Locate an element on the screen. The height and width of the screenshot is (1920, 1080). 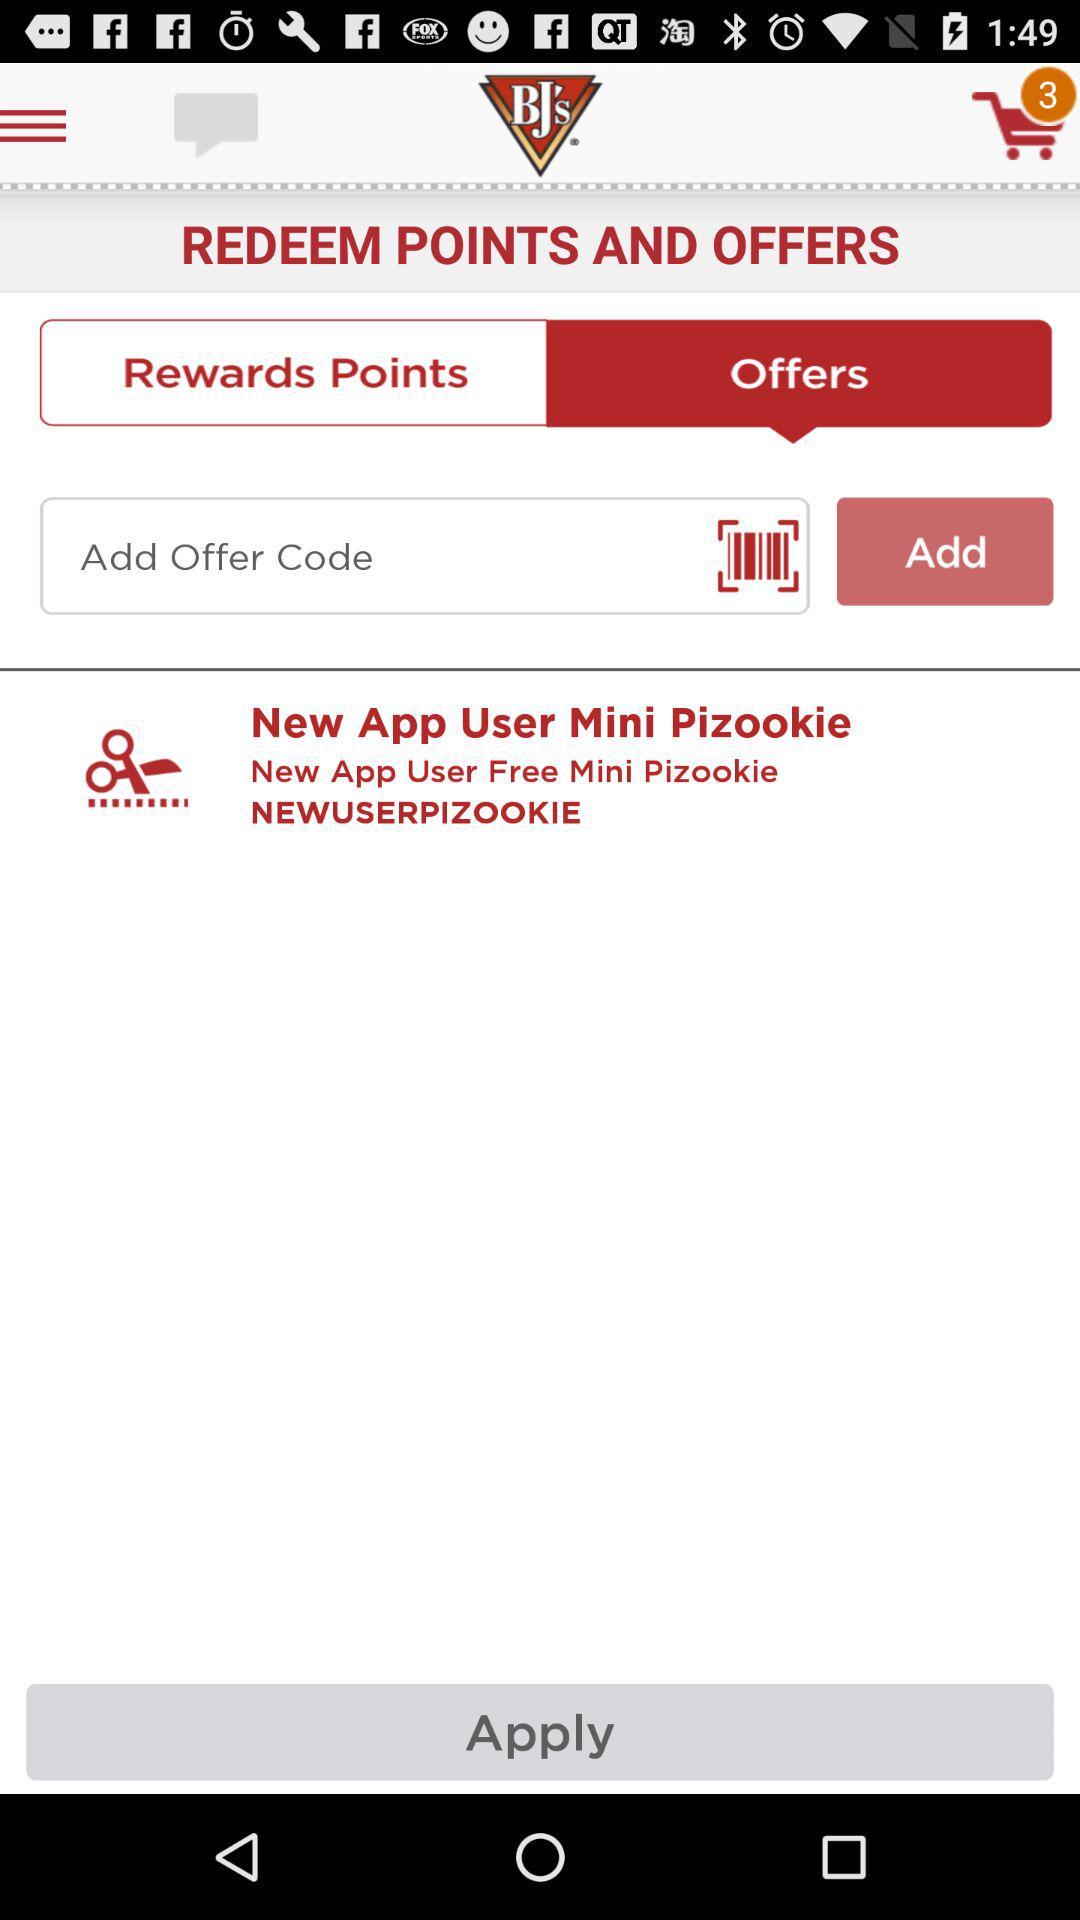
scan upc is located at coordinates (423, 556).